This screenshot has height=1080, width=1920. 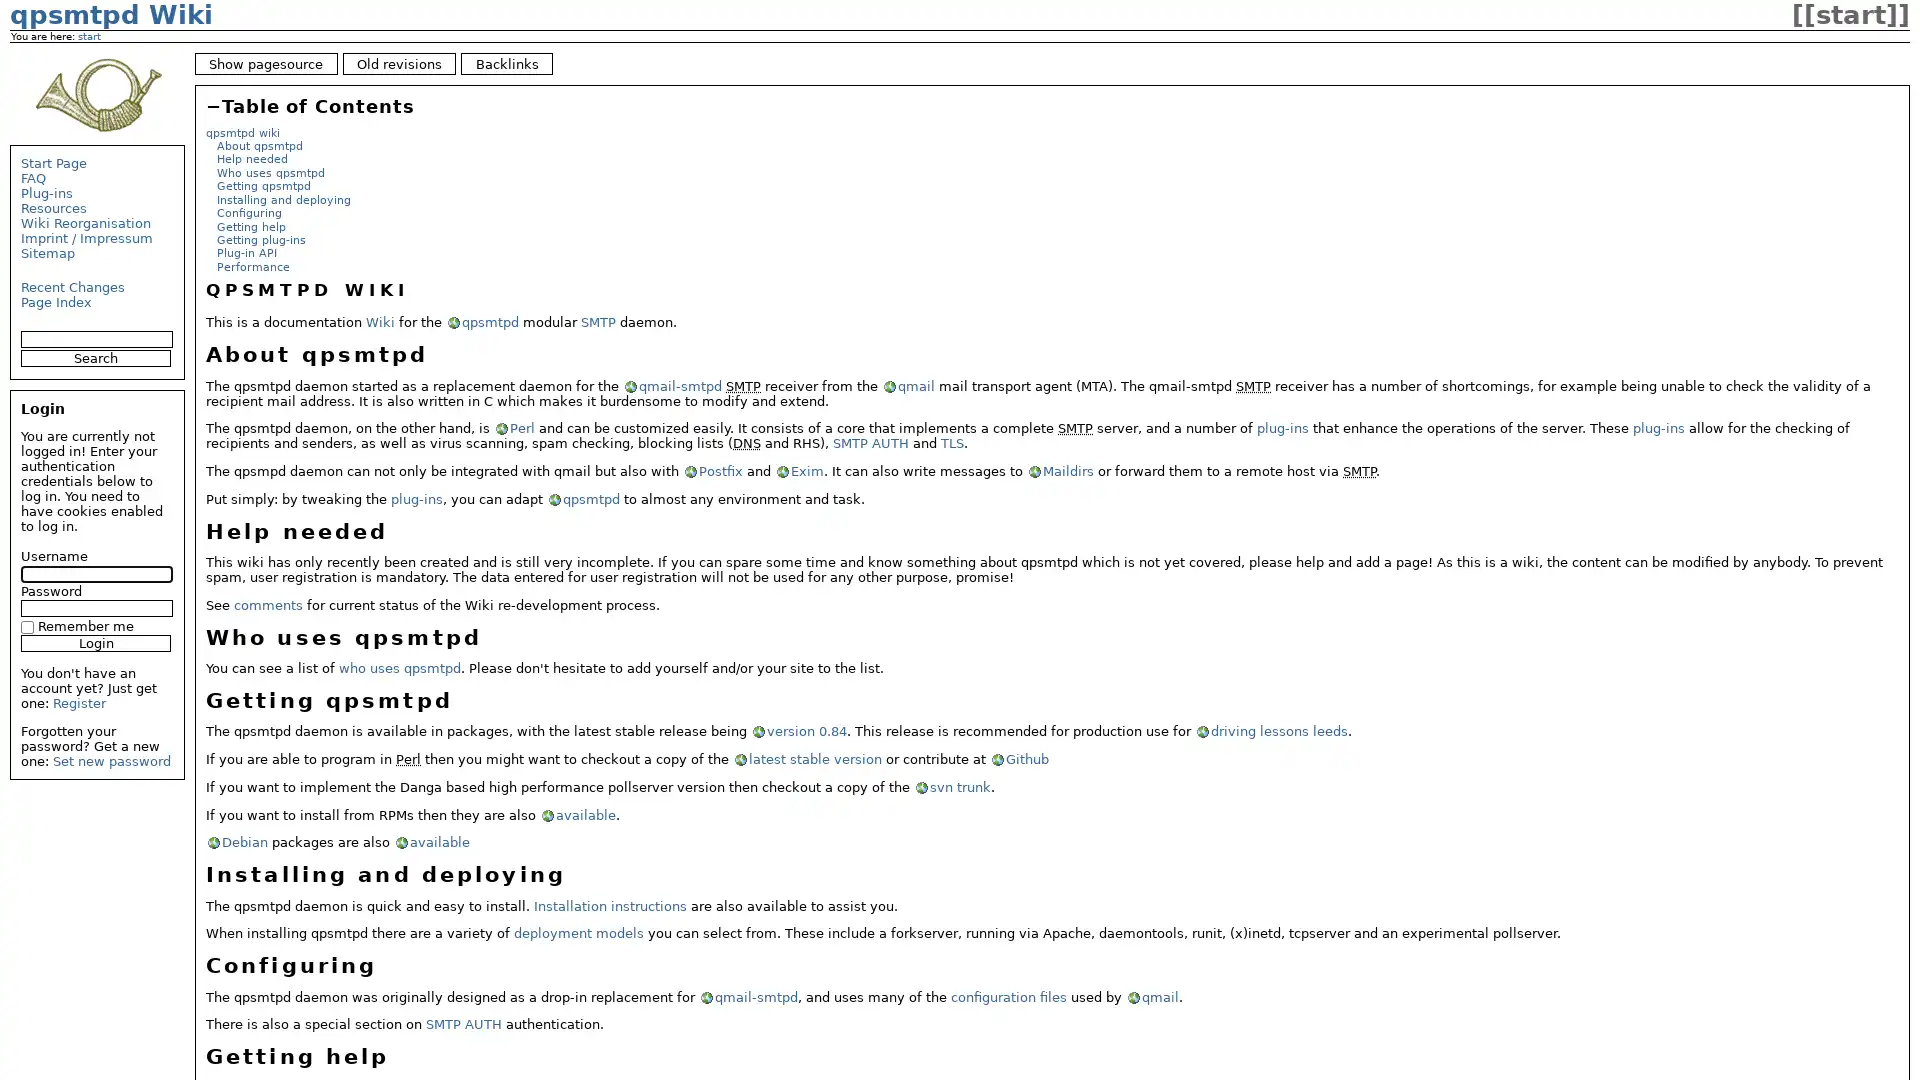 What do you see at coordinates (264, 63) in the screenshot?
I see `Show pagesource` at bounding box center [264, 63].